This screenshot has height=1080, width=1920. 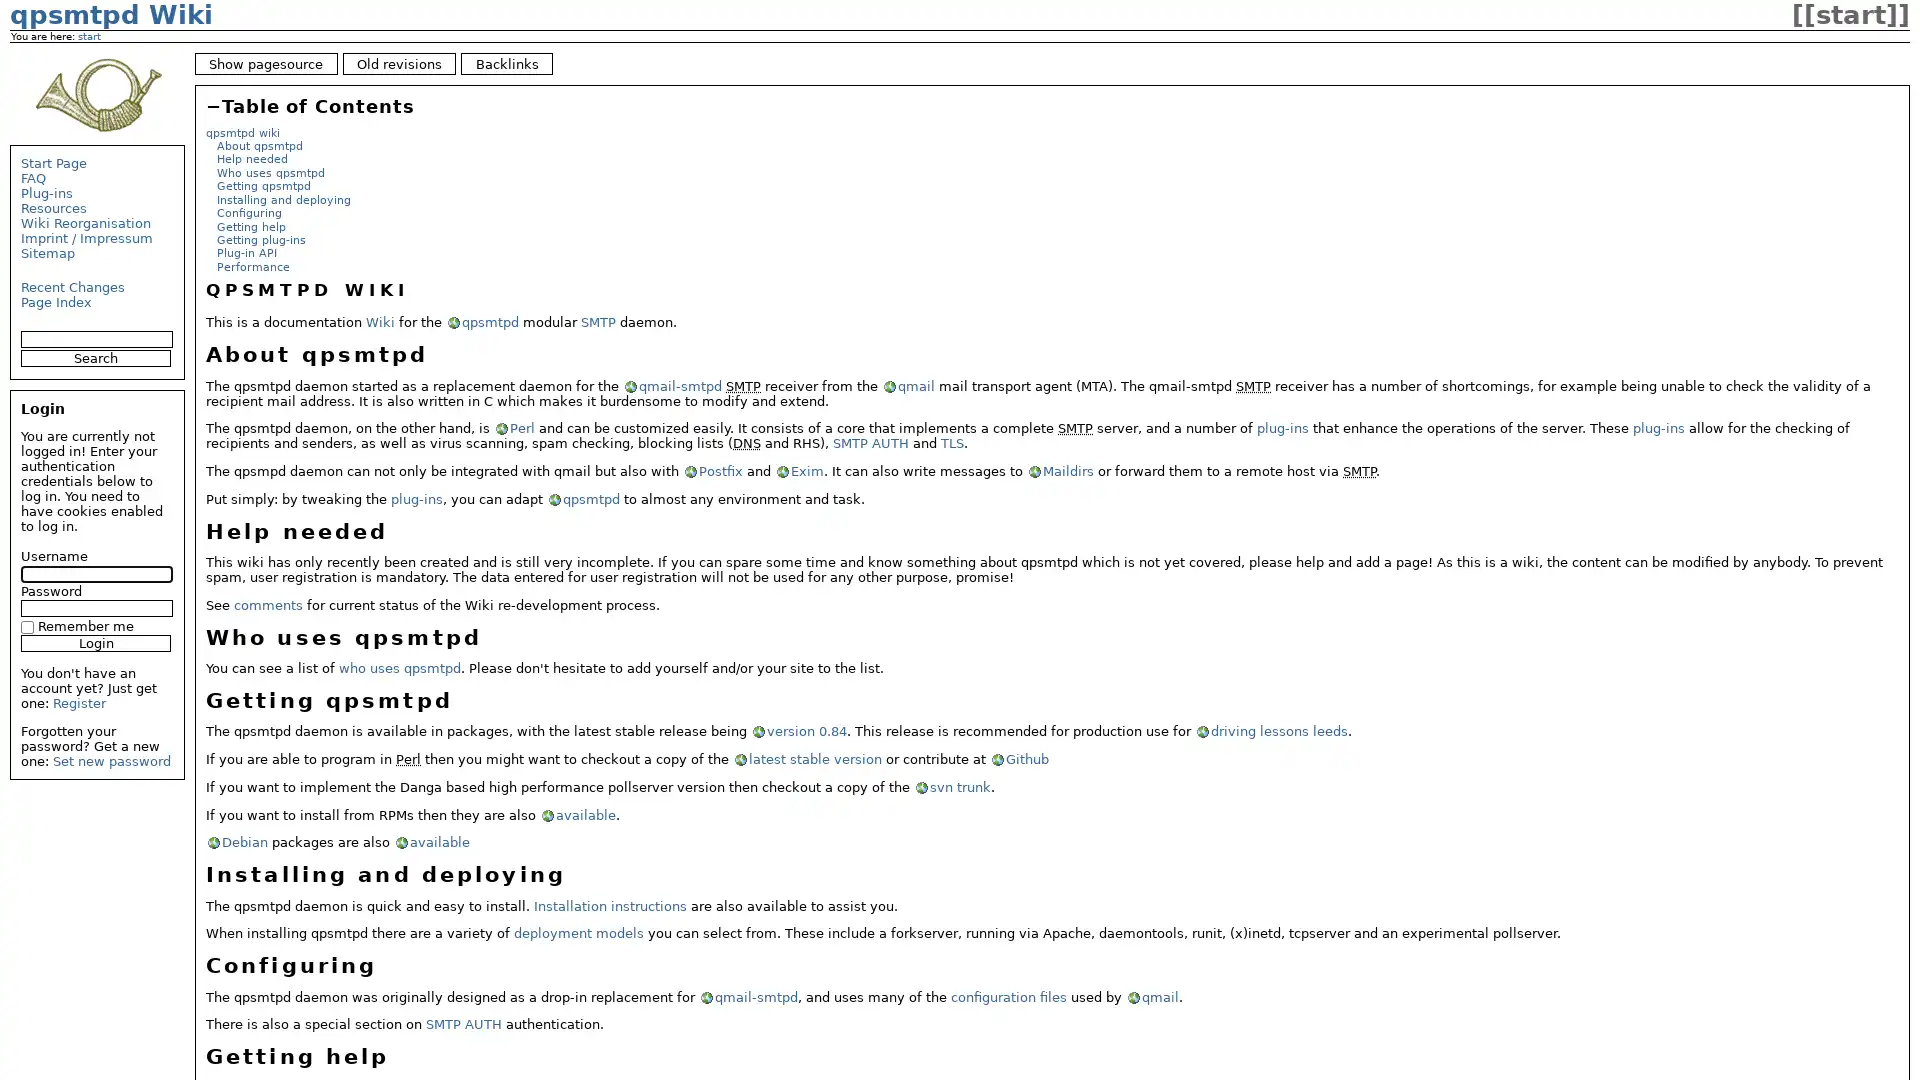 What do you see at coordinates (264, 63) in the screenshot?
I see `Show pagesource` at bounding box center [264, 63].